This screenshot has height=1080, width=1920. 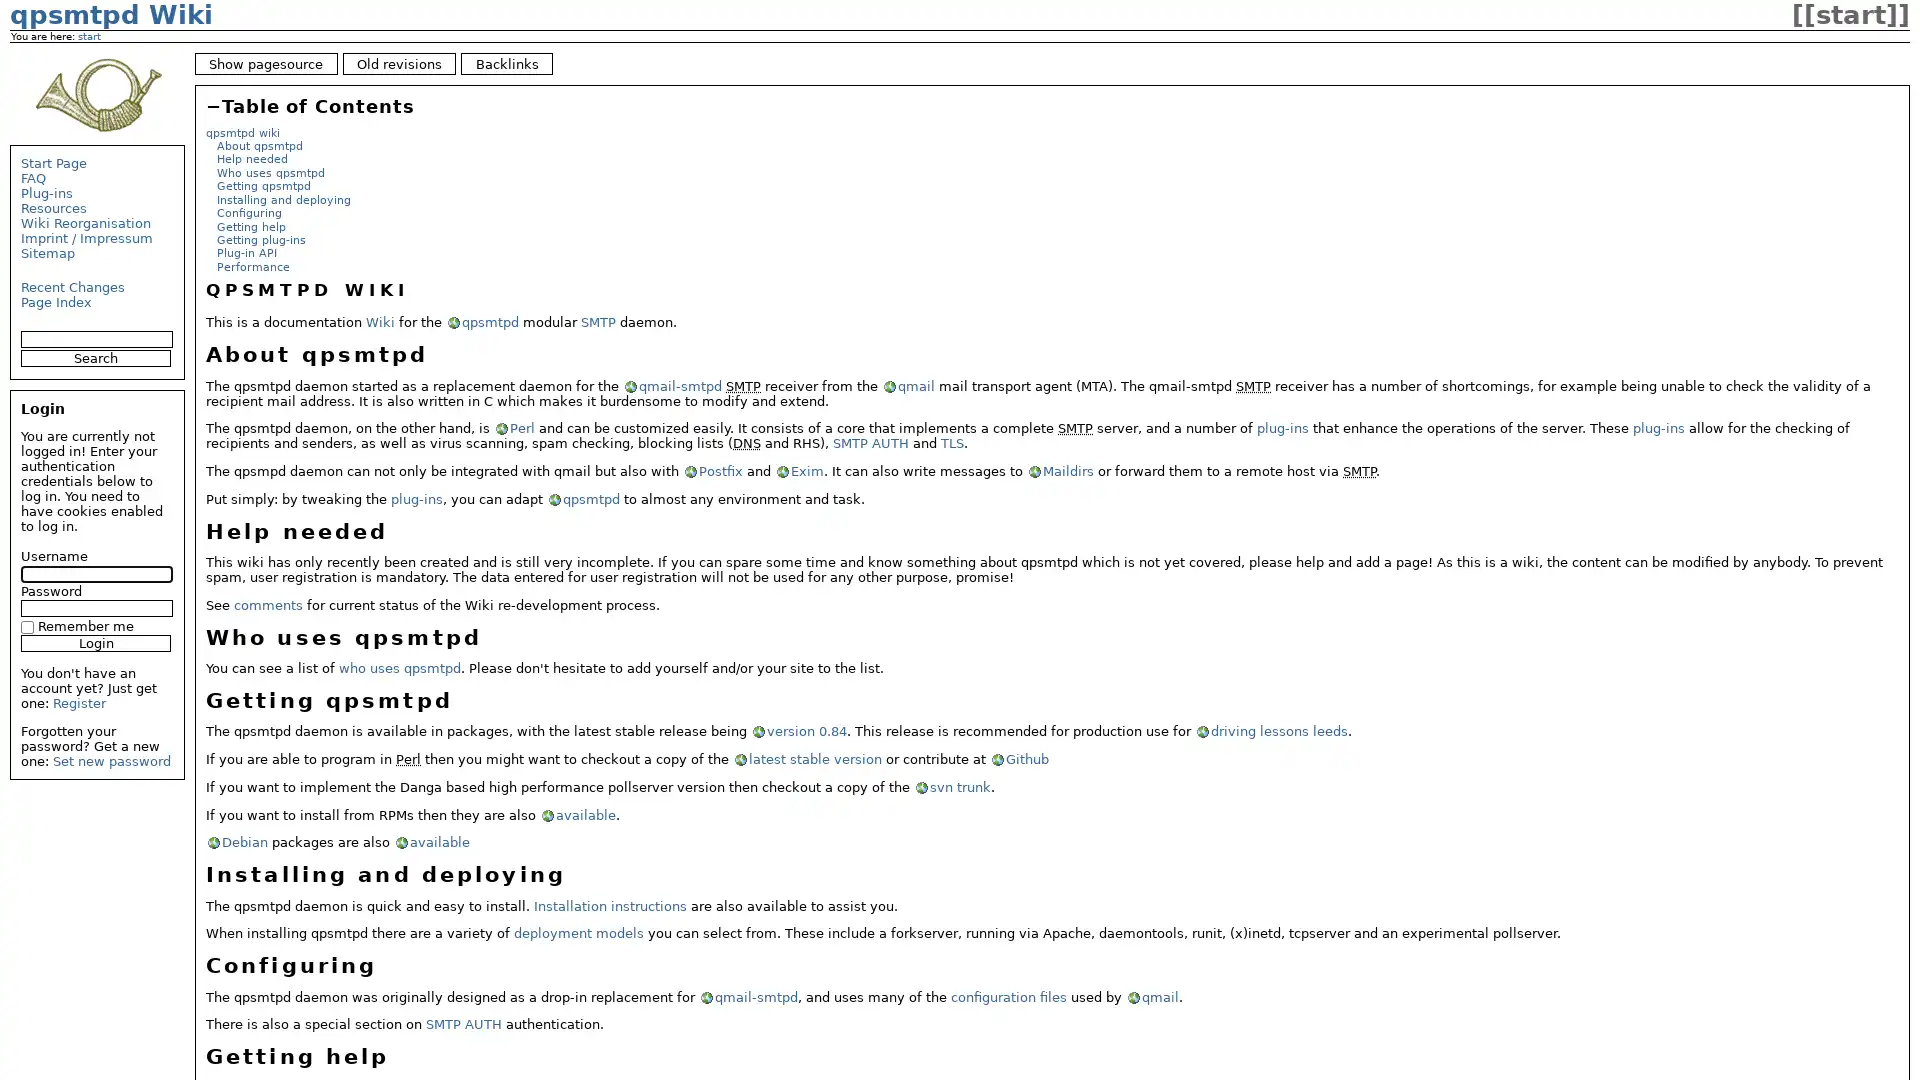 What do you see at coordinates (264, 63) in the screenshot?
I see `Show pagesource` at bounding box center [264, 63].